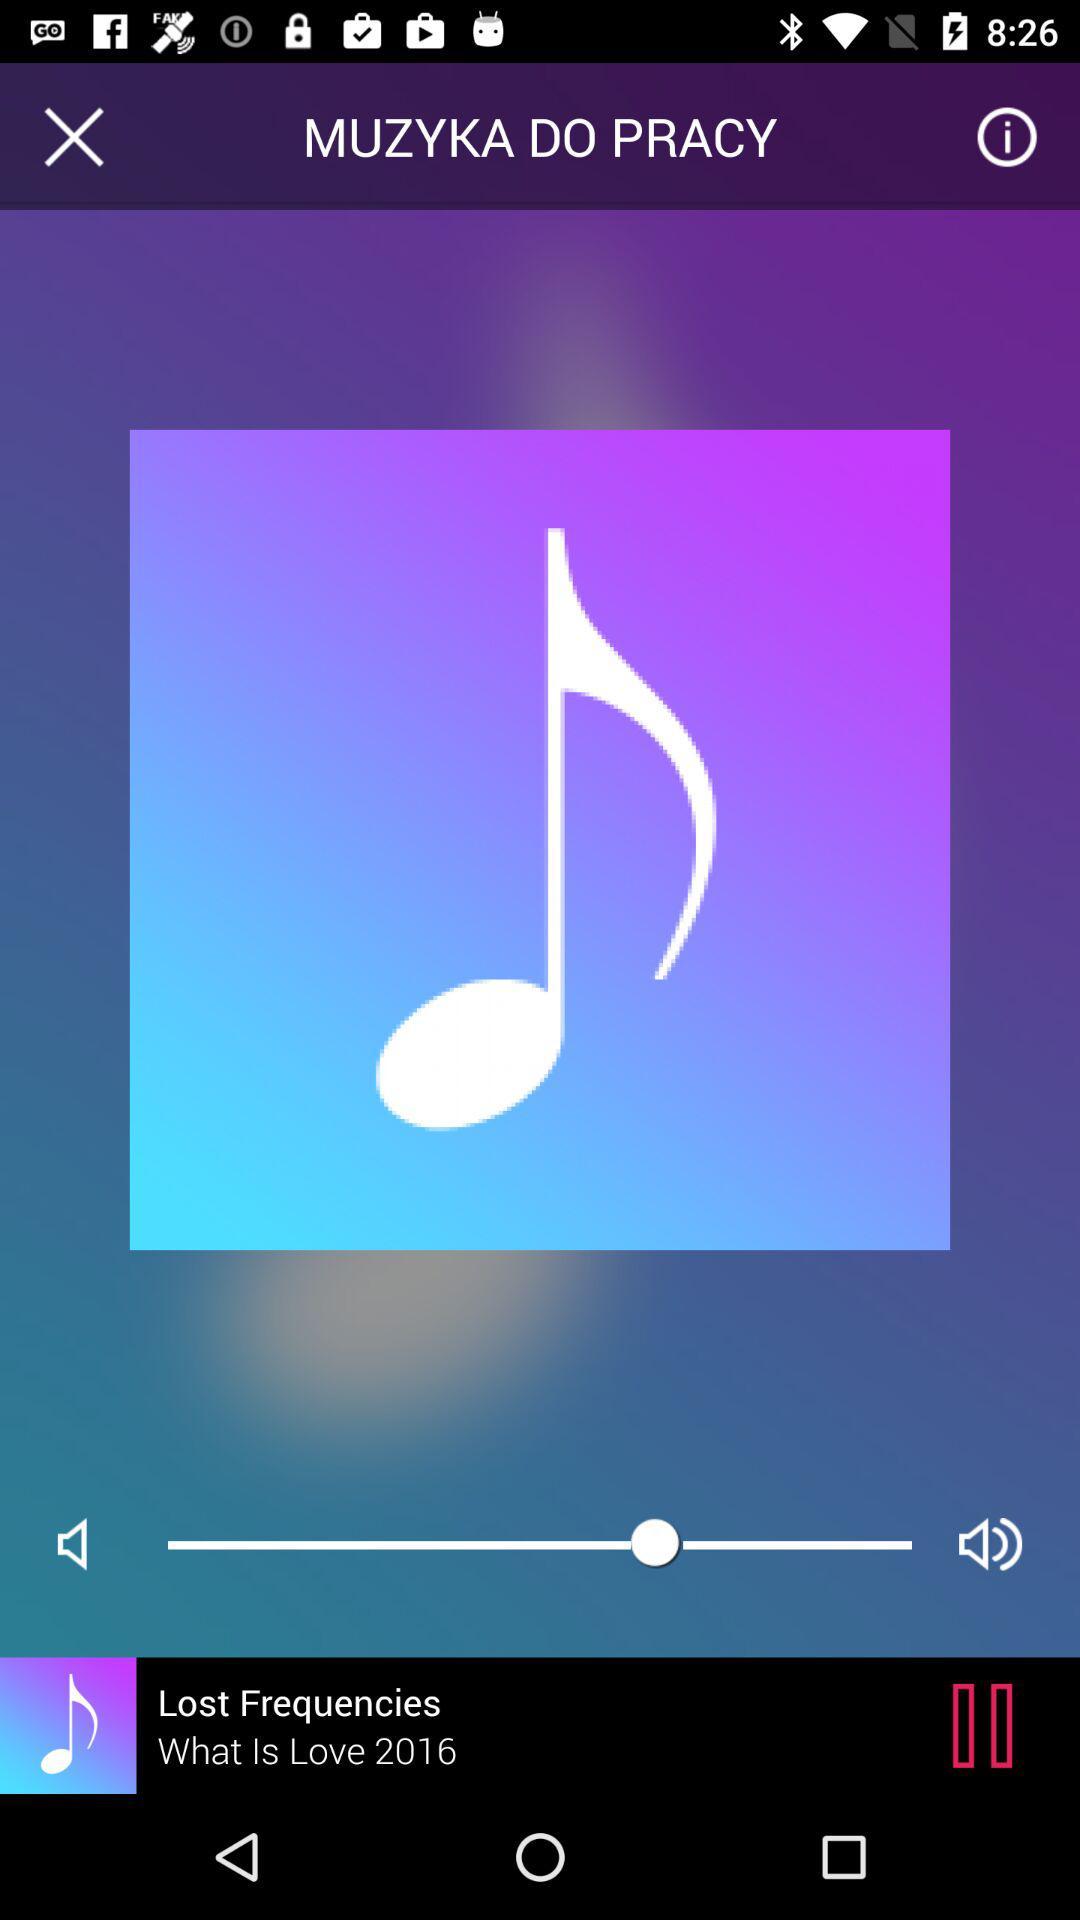 The width and height of the screenshot is (1080, 1920). I want to click on the item next to the lost frequencies icon, so click(987, 1724).